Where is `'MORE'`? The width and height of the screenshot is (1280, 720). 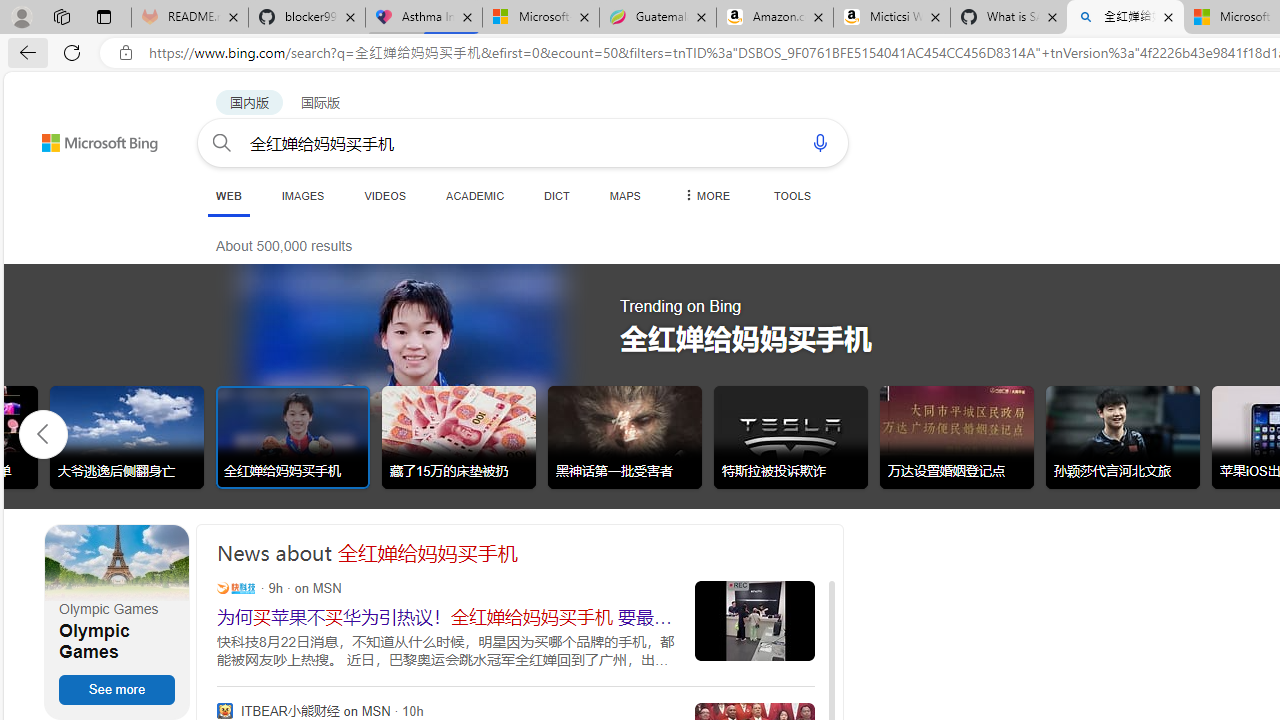 'MORE' is located at coordinates (705, 195).